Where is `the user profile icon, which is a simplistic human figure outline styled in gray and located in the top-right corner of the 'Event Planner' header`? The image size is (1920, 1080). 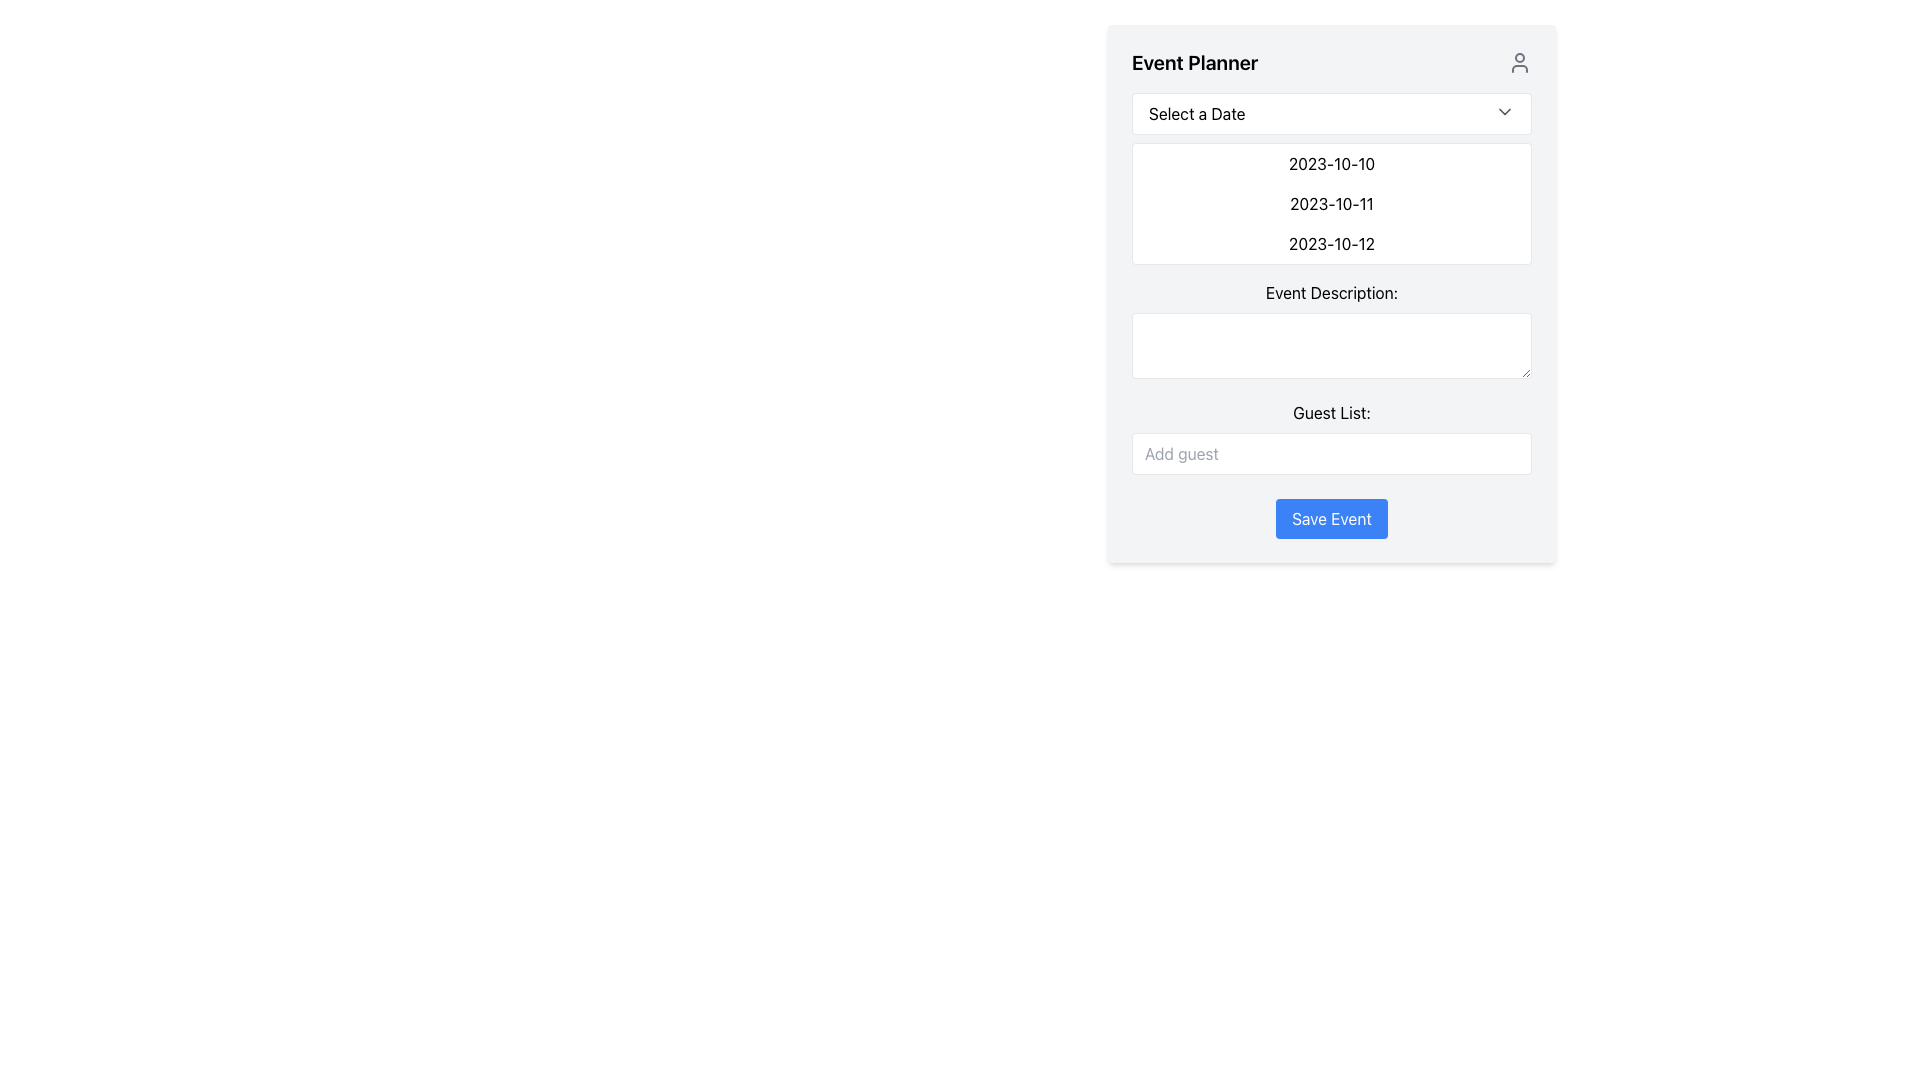
the user profile icon, which is a simplistic human figure outline styled in gray and located in the top-right corner of the 'Event Planner' header is located at coordinates (1520, 61).